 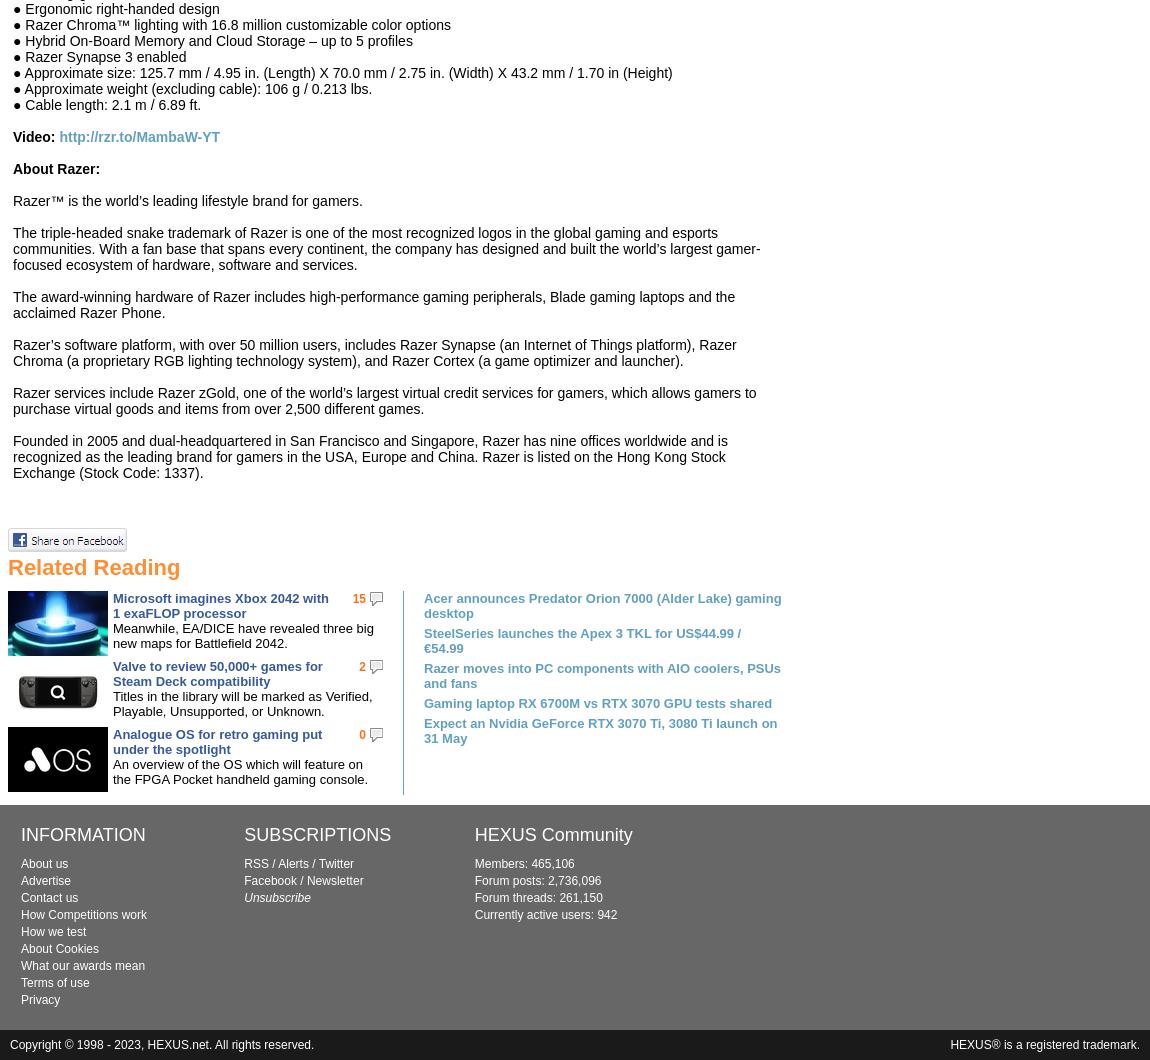 I want to click on 'About Razer:', so click(x=55, y=167).